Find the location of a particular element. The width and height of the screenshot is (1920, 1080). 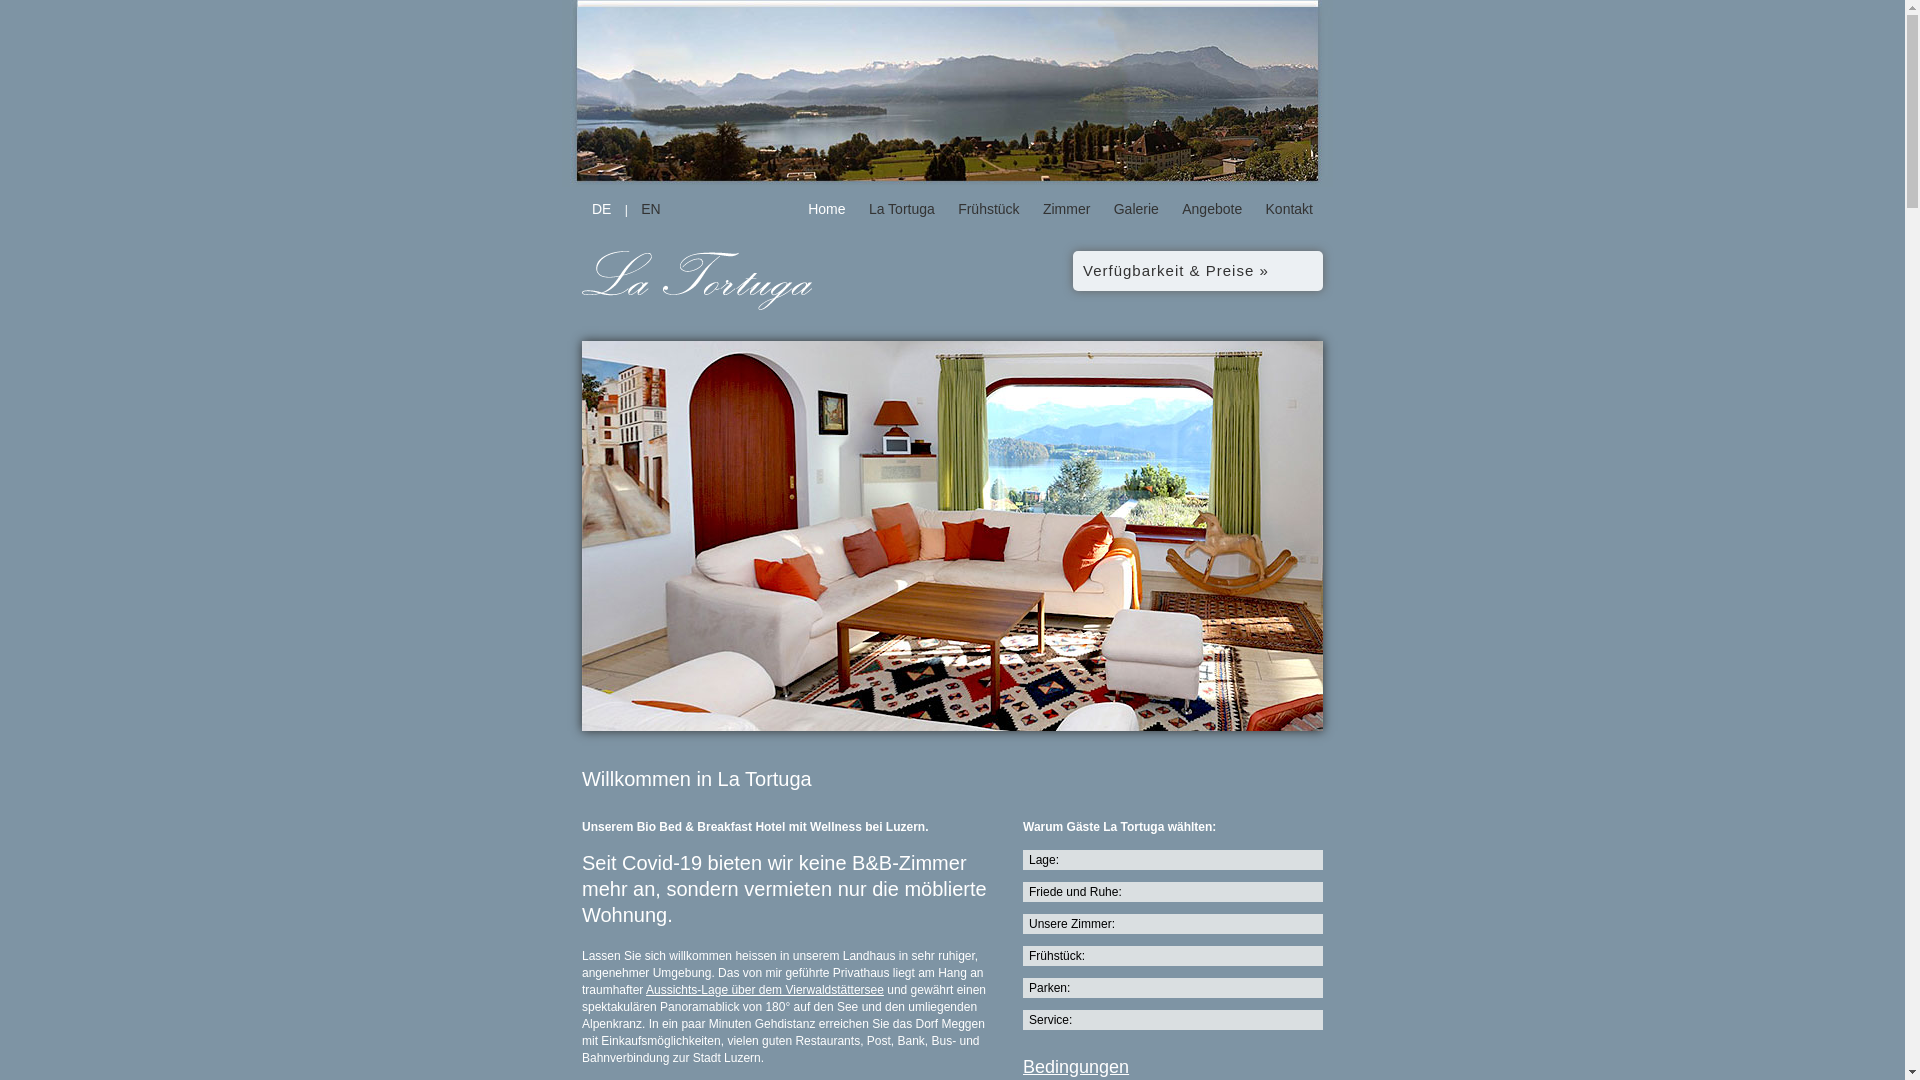

'Parken:' is located at coordinates (1172, 986).